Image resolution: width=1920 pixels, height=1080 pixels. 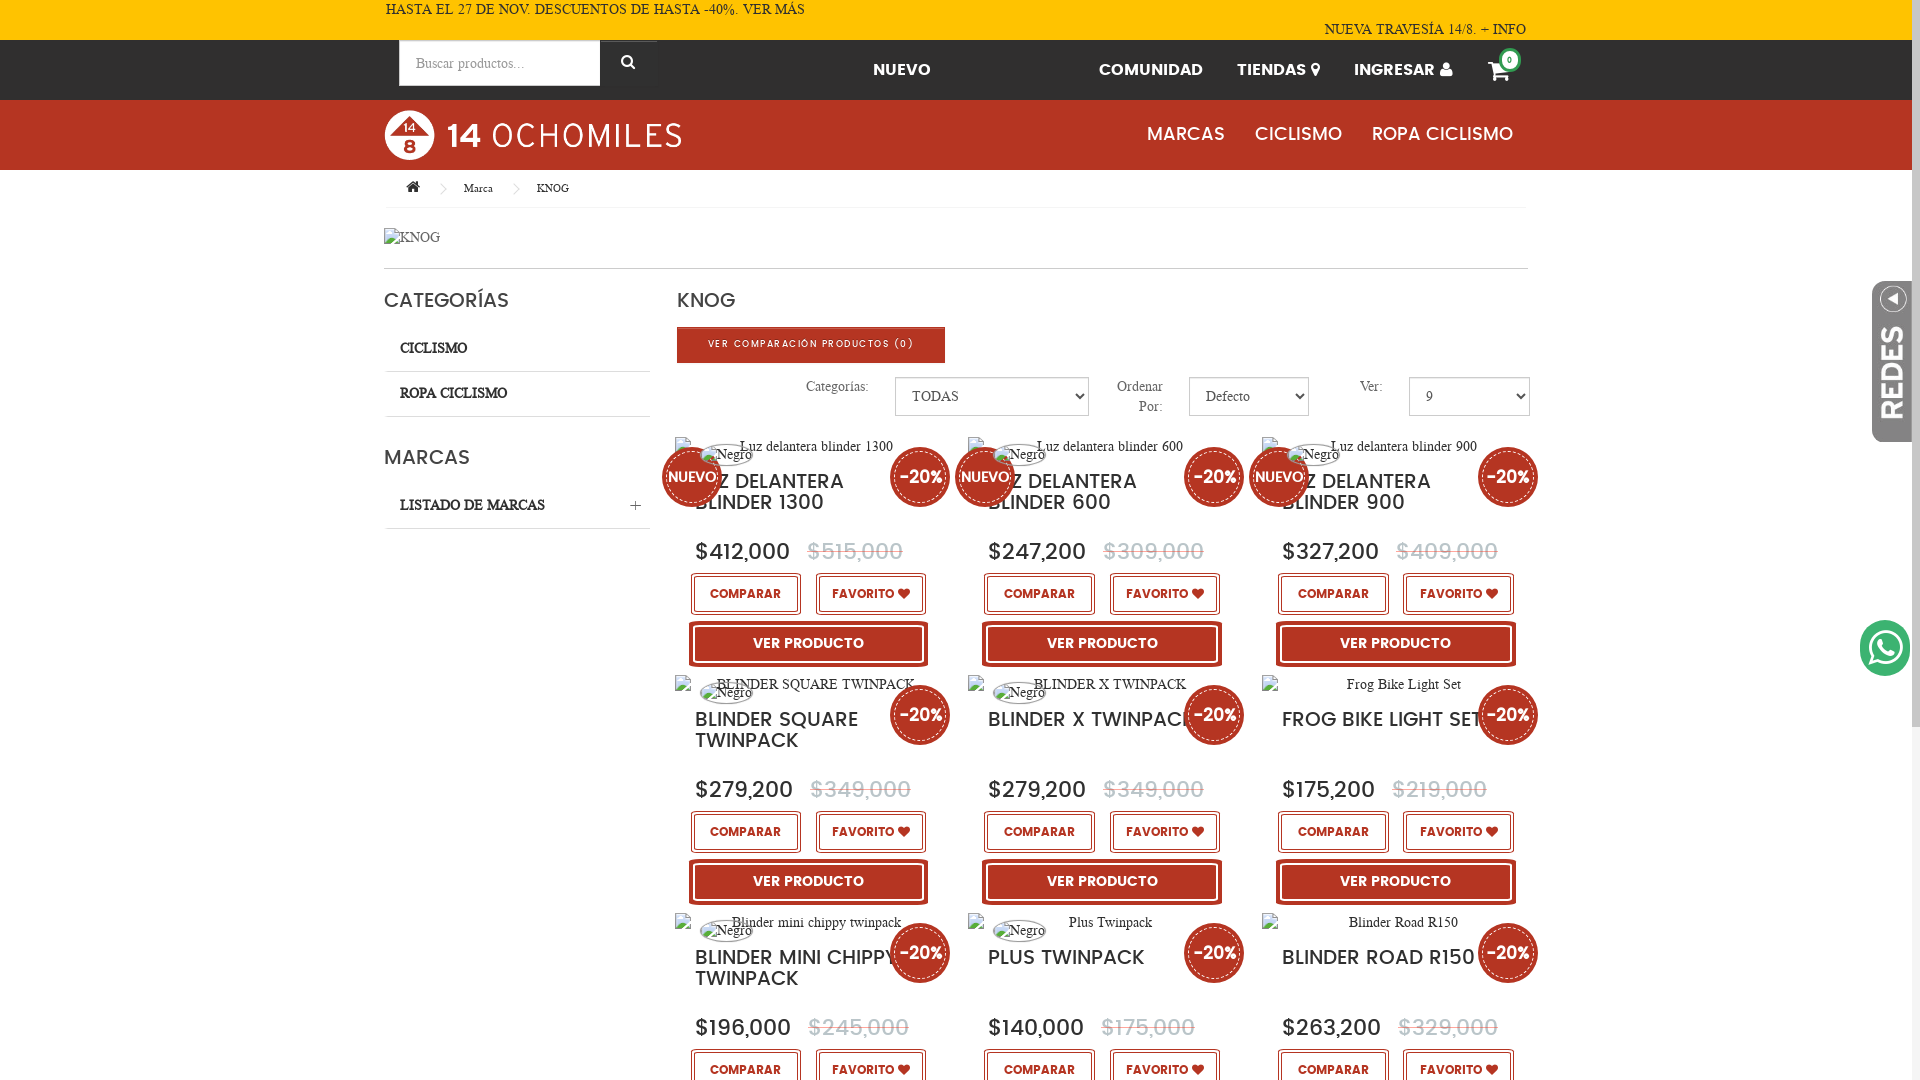 What do you see at coordinates (1394, 682) in the screenshot?
I see `'Frog Bike Light Set'` at bounding box center [1394, 682].